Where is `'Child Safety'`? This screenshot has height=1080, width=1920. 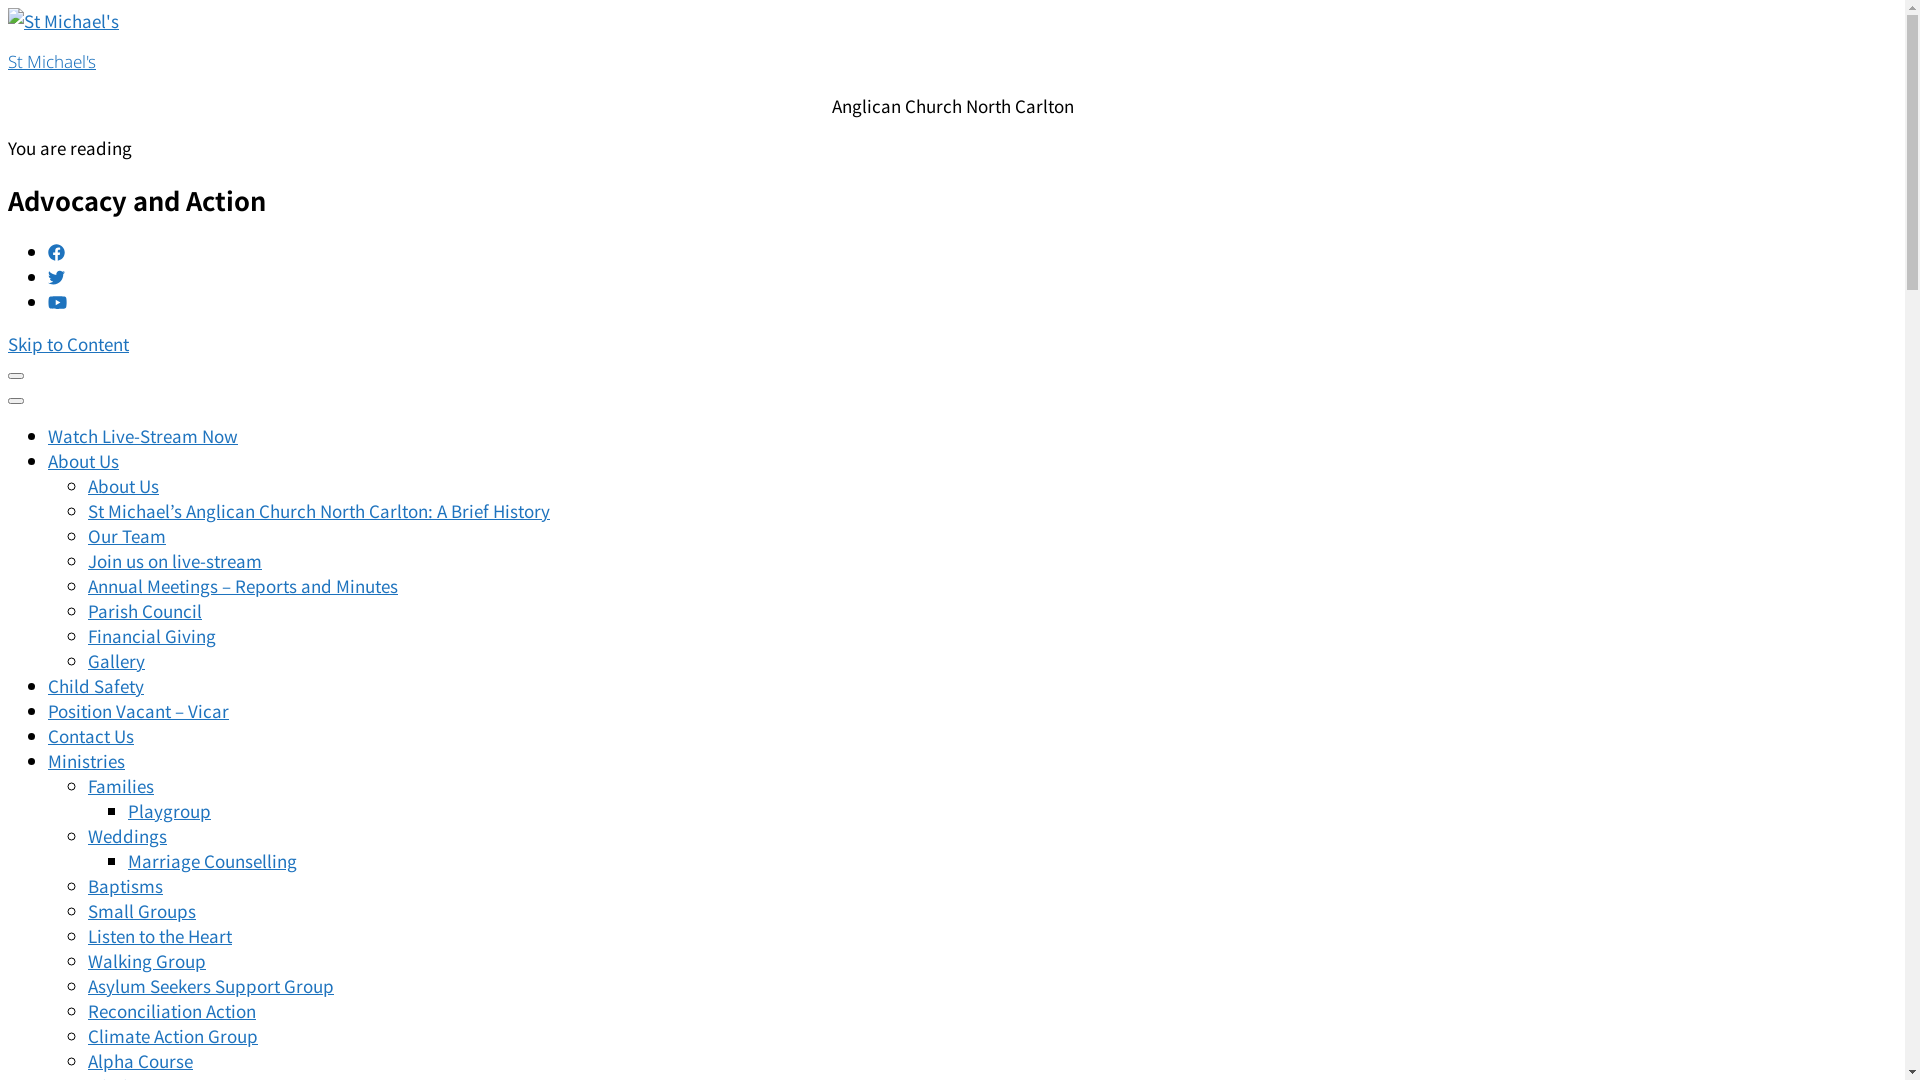
'Child Safety' is located at coordinates (95, 684).